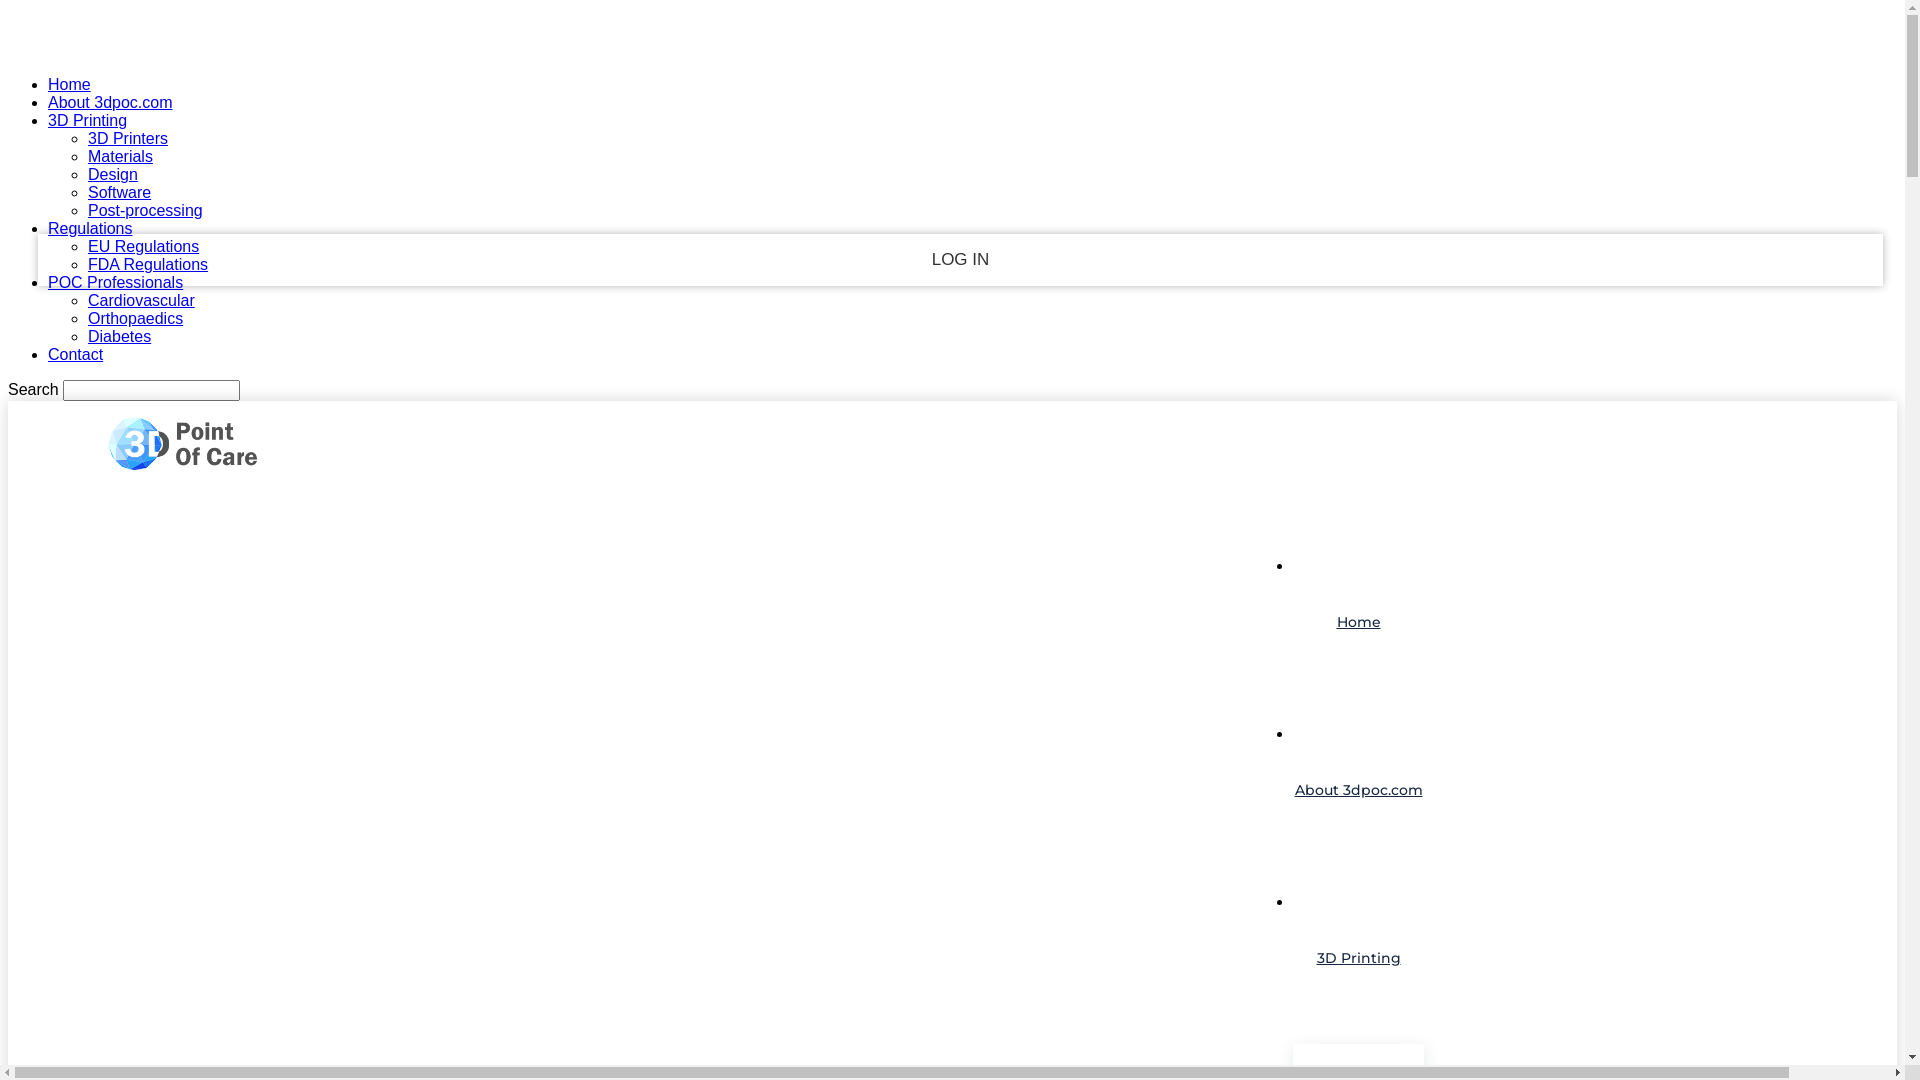 This screenshot has height=1080, width=1920. What do you see at coordinates (48, 282) in the screenshot?
I see `'POC Professionals'` at bounding box center [48, 282].